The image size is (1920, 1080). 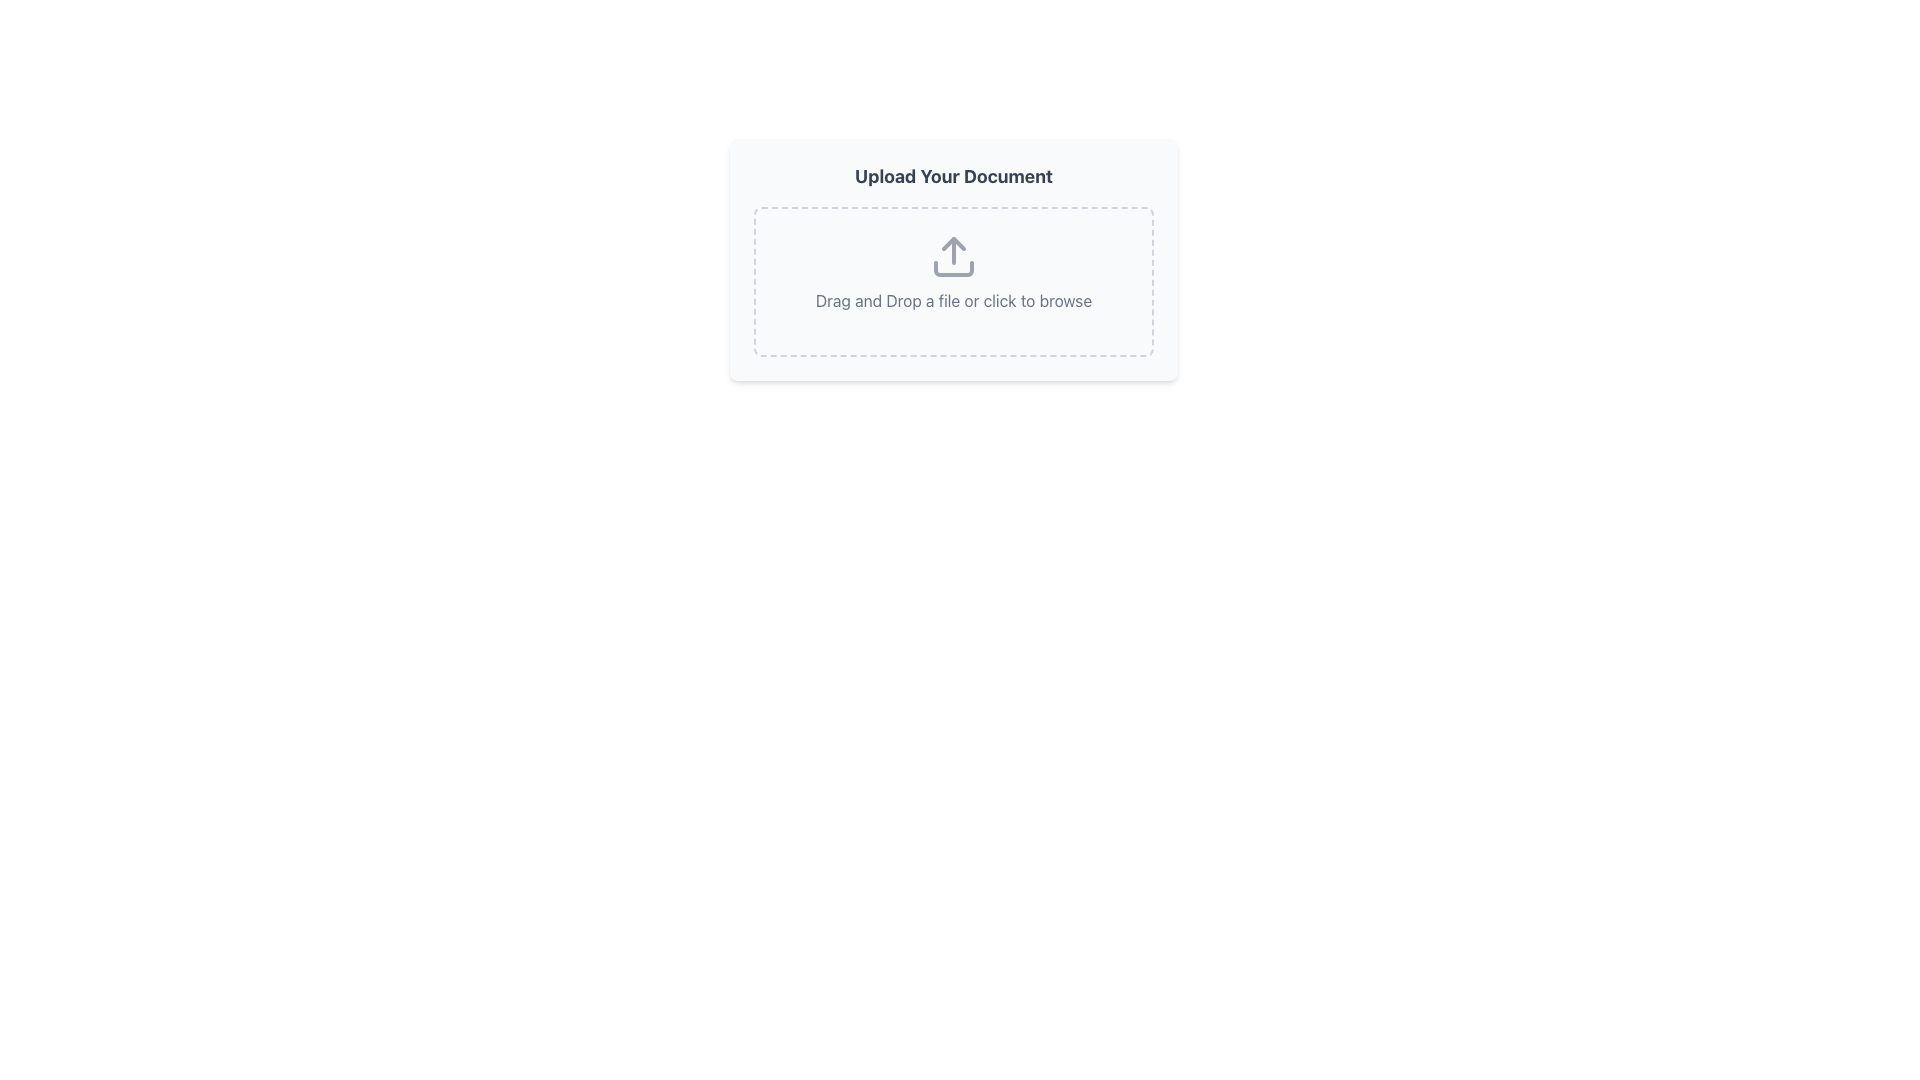 What do you see at coordinates (953, 258) in the screenshot?
I see `and drop a file onto the 'Upload Your Document' file upload widget, which has a light gray background and a dashed border for file upload` at bounding box center [953, 258].